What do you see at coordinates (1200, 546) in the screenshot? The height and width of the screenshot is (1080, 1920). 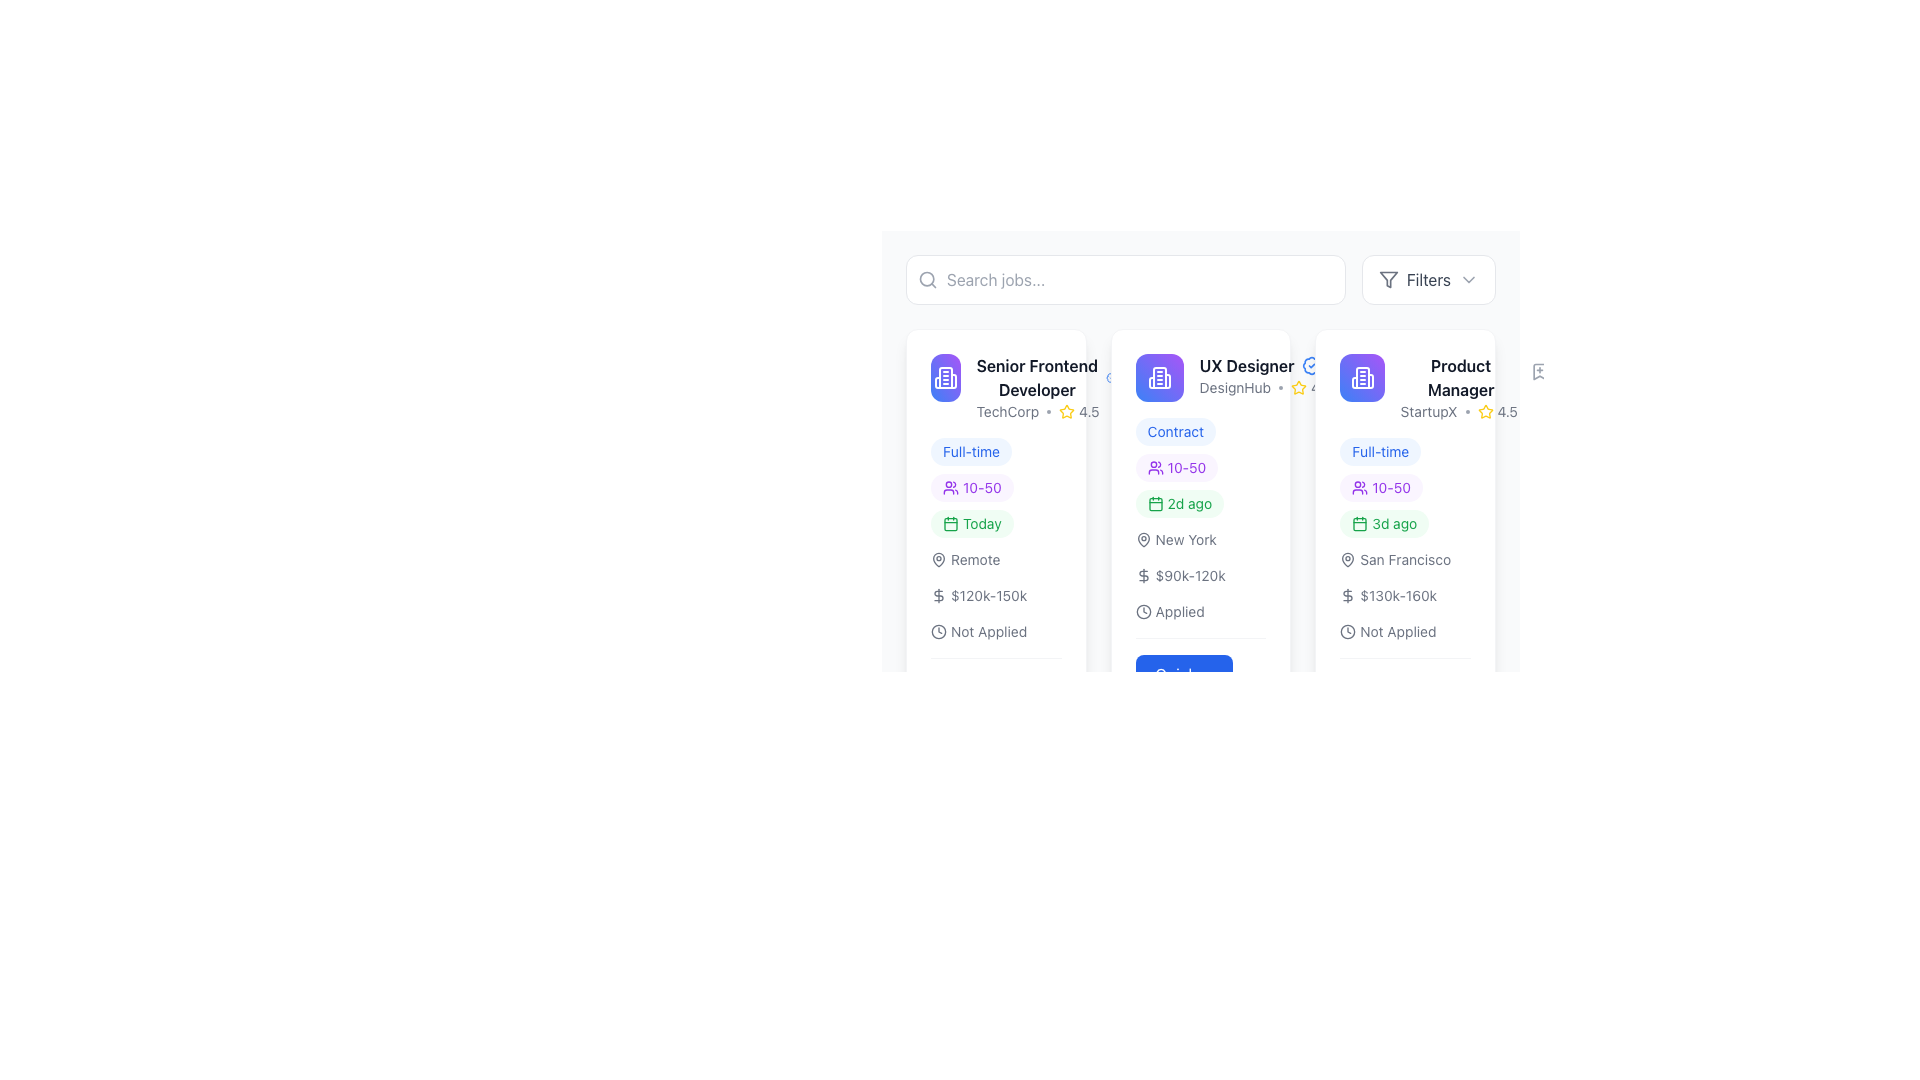 I see `individual buttons or labels within the job listing card for 'UX Designer' at 'DesignHub', which is the second item in the grid of job listings` at bounding box center [1200, 546].